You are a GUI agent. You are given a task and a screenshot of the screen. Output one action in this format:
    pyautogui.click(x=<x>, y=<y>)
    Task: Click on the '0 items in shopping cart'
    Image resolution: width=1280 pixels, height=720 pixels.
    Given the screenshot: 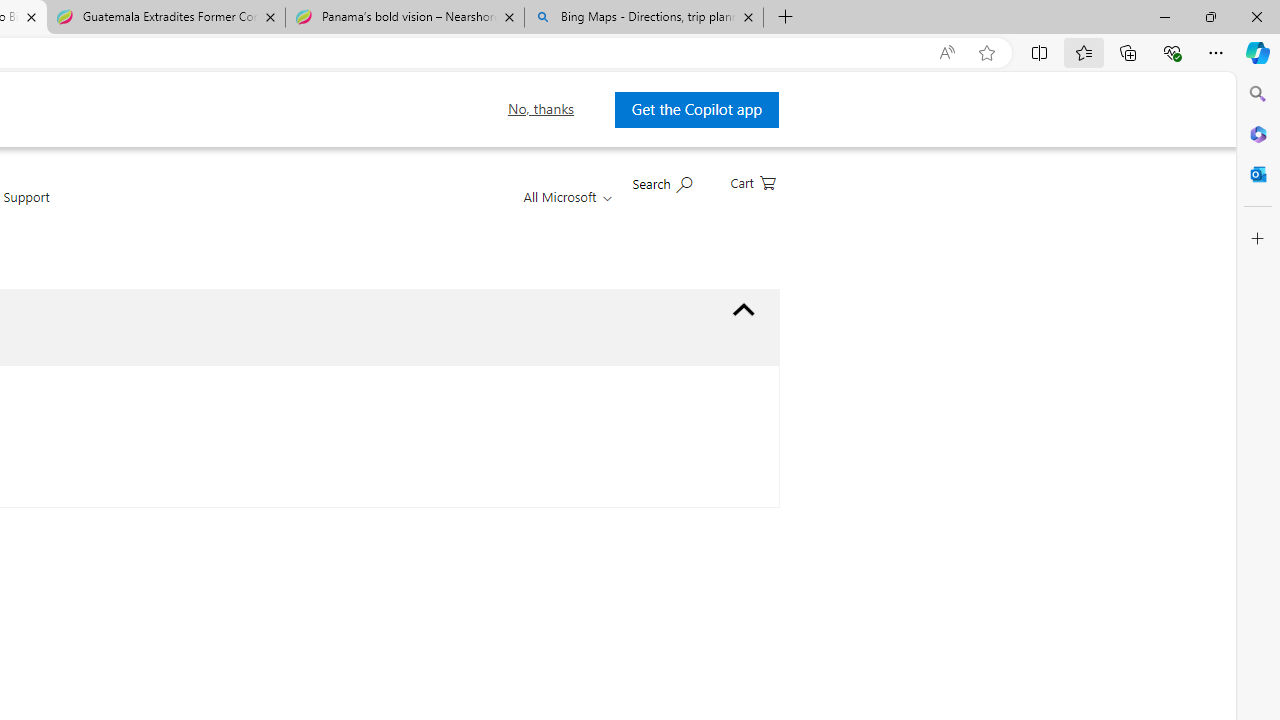 What is the action you would take?
    pyautogui.click(x=751, y=181)
    